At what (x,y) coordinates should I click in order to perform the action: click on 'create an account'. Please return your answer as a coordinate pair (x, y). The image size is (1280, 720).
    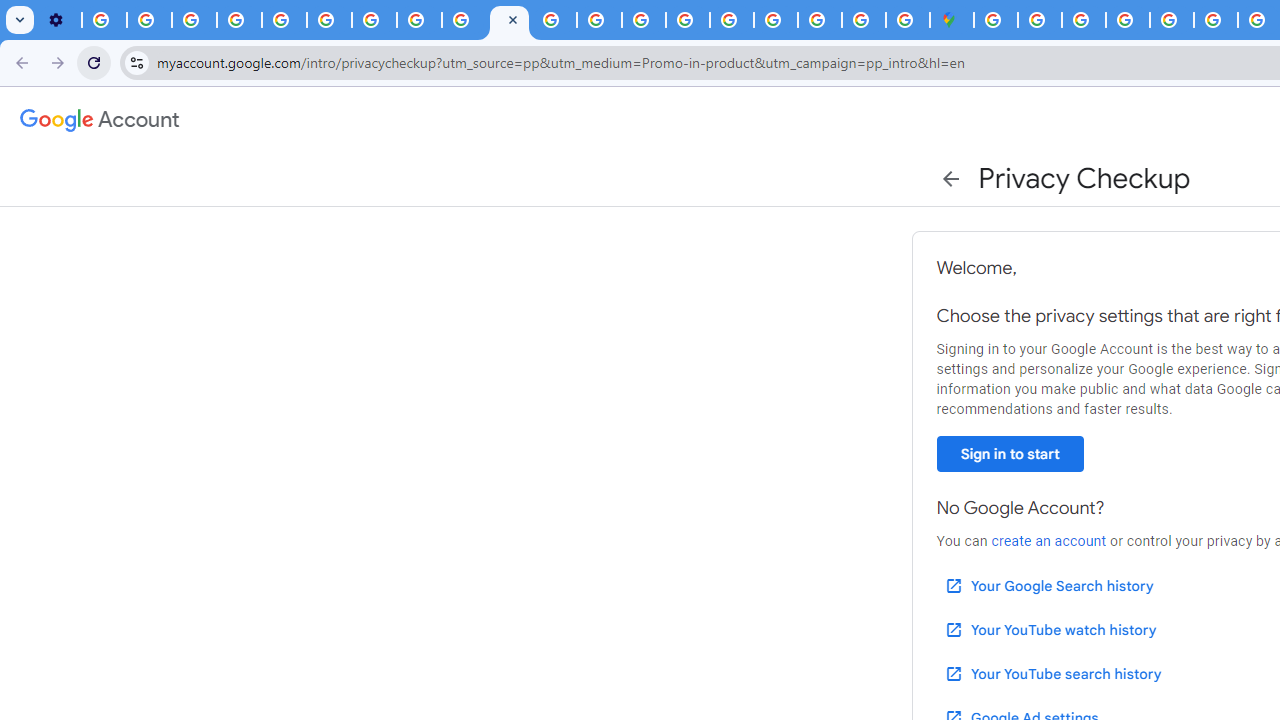
    Looking at the image, I should click on (1047, 541).